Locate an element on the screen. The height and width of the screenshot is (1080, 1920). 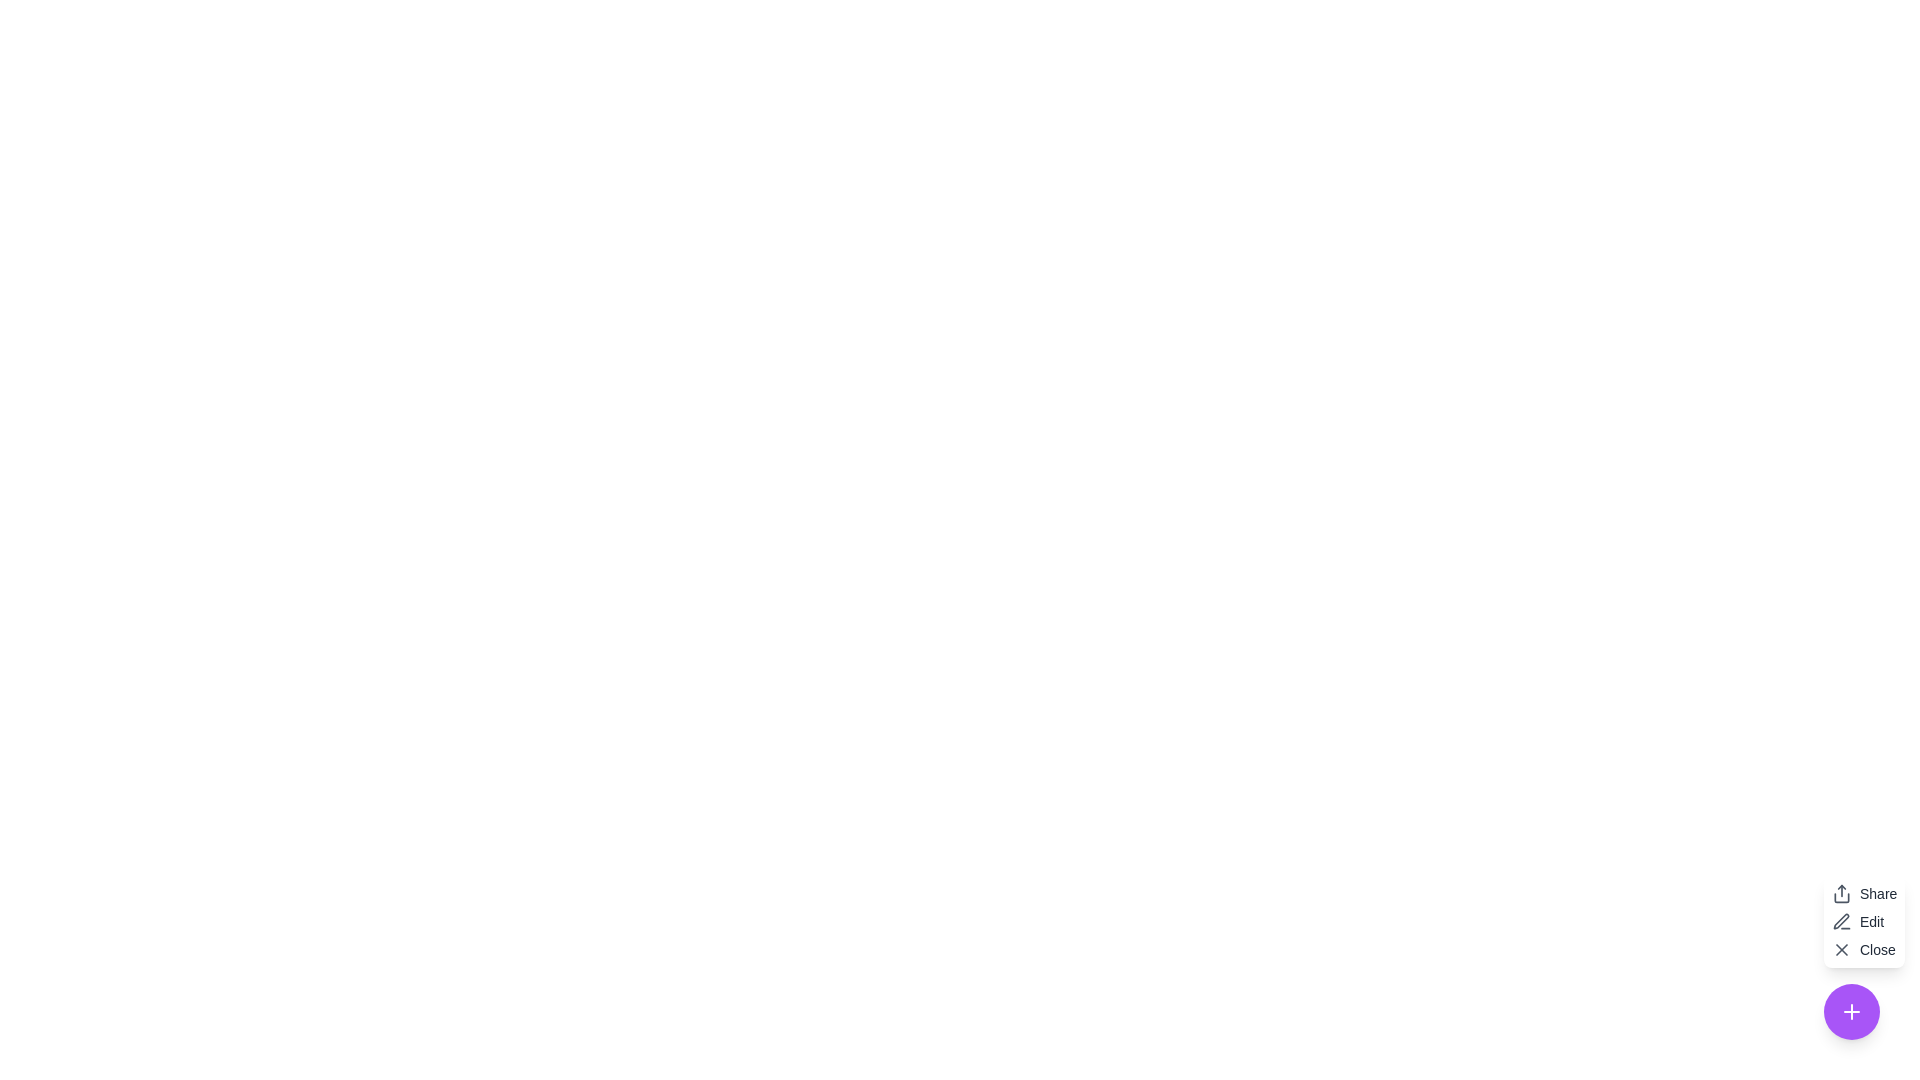
the close button located to the left of the 'Close' text is located at coordinates (1841, 948).